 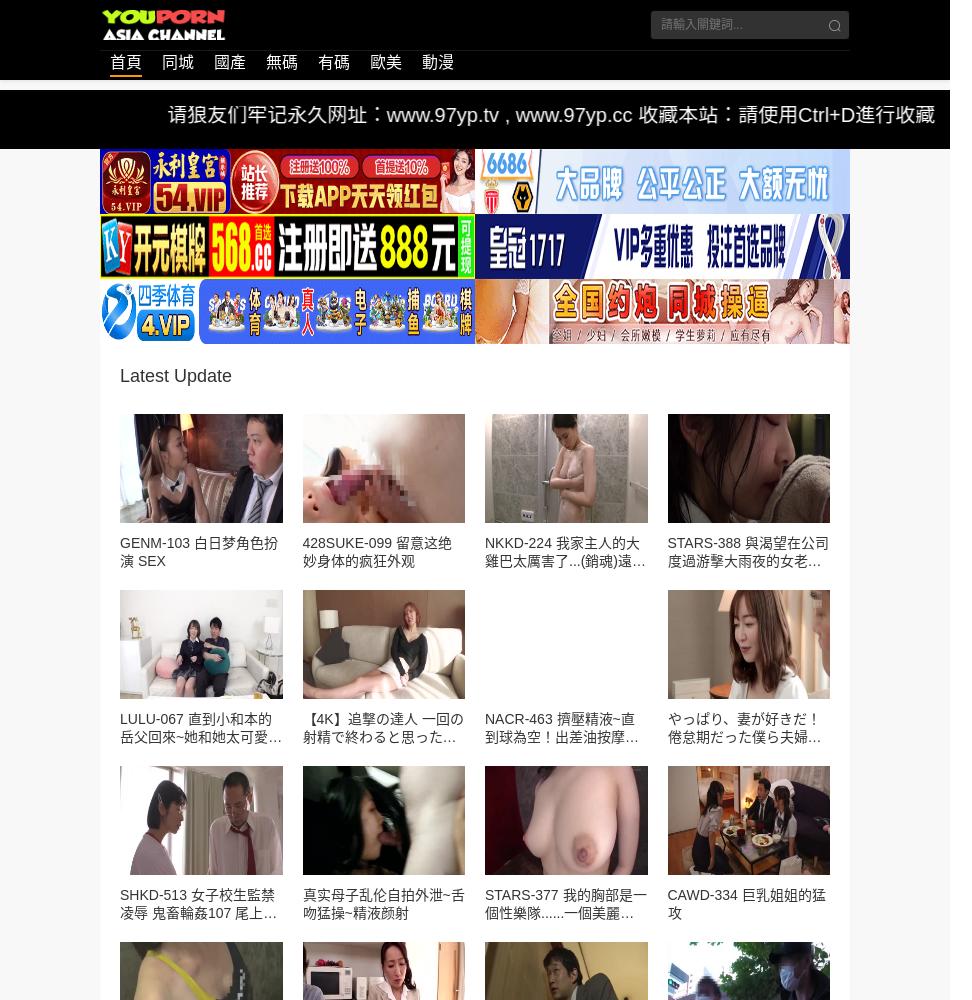 What do you see at coordinates (329, 886) in the screenshot?
I see `'15到20分钟。久最佳时间蒸大闸蟹的阳澄时候要注意时间不能太短,以免大闸蟹蒸不熟;但也不是蒸的越久越好,时间过长,肉质会变老,影响它的口感,所以一般控制在15到20。'` at bounding box center [329, 886].